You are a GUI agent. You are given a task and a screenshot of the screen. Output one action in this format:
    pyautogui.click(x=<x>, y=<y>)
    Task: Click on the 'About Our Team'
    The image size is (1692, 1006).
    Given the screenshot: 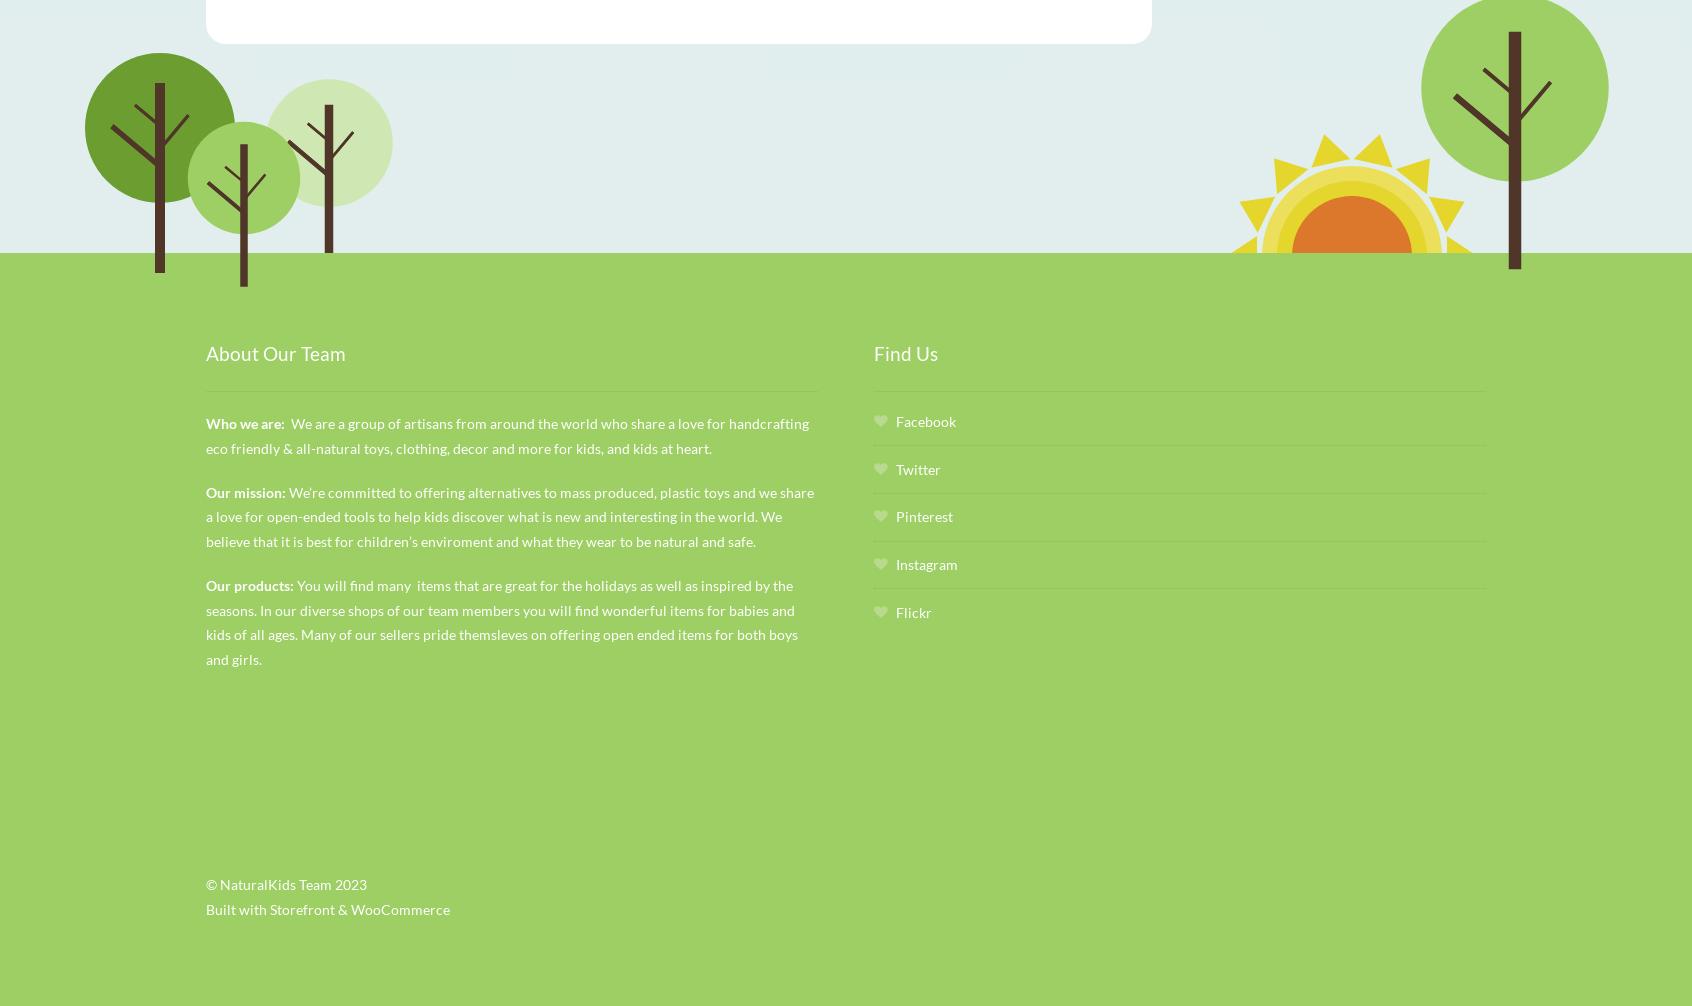 What is the action you would take?
    pyautogui.click(x=275, y=352)
    